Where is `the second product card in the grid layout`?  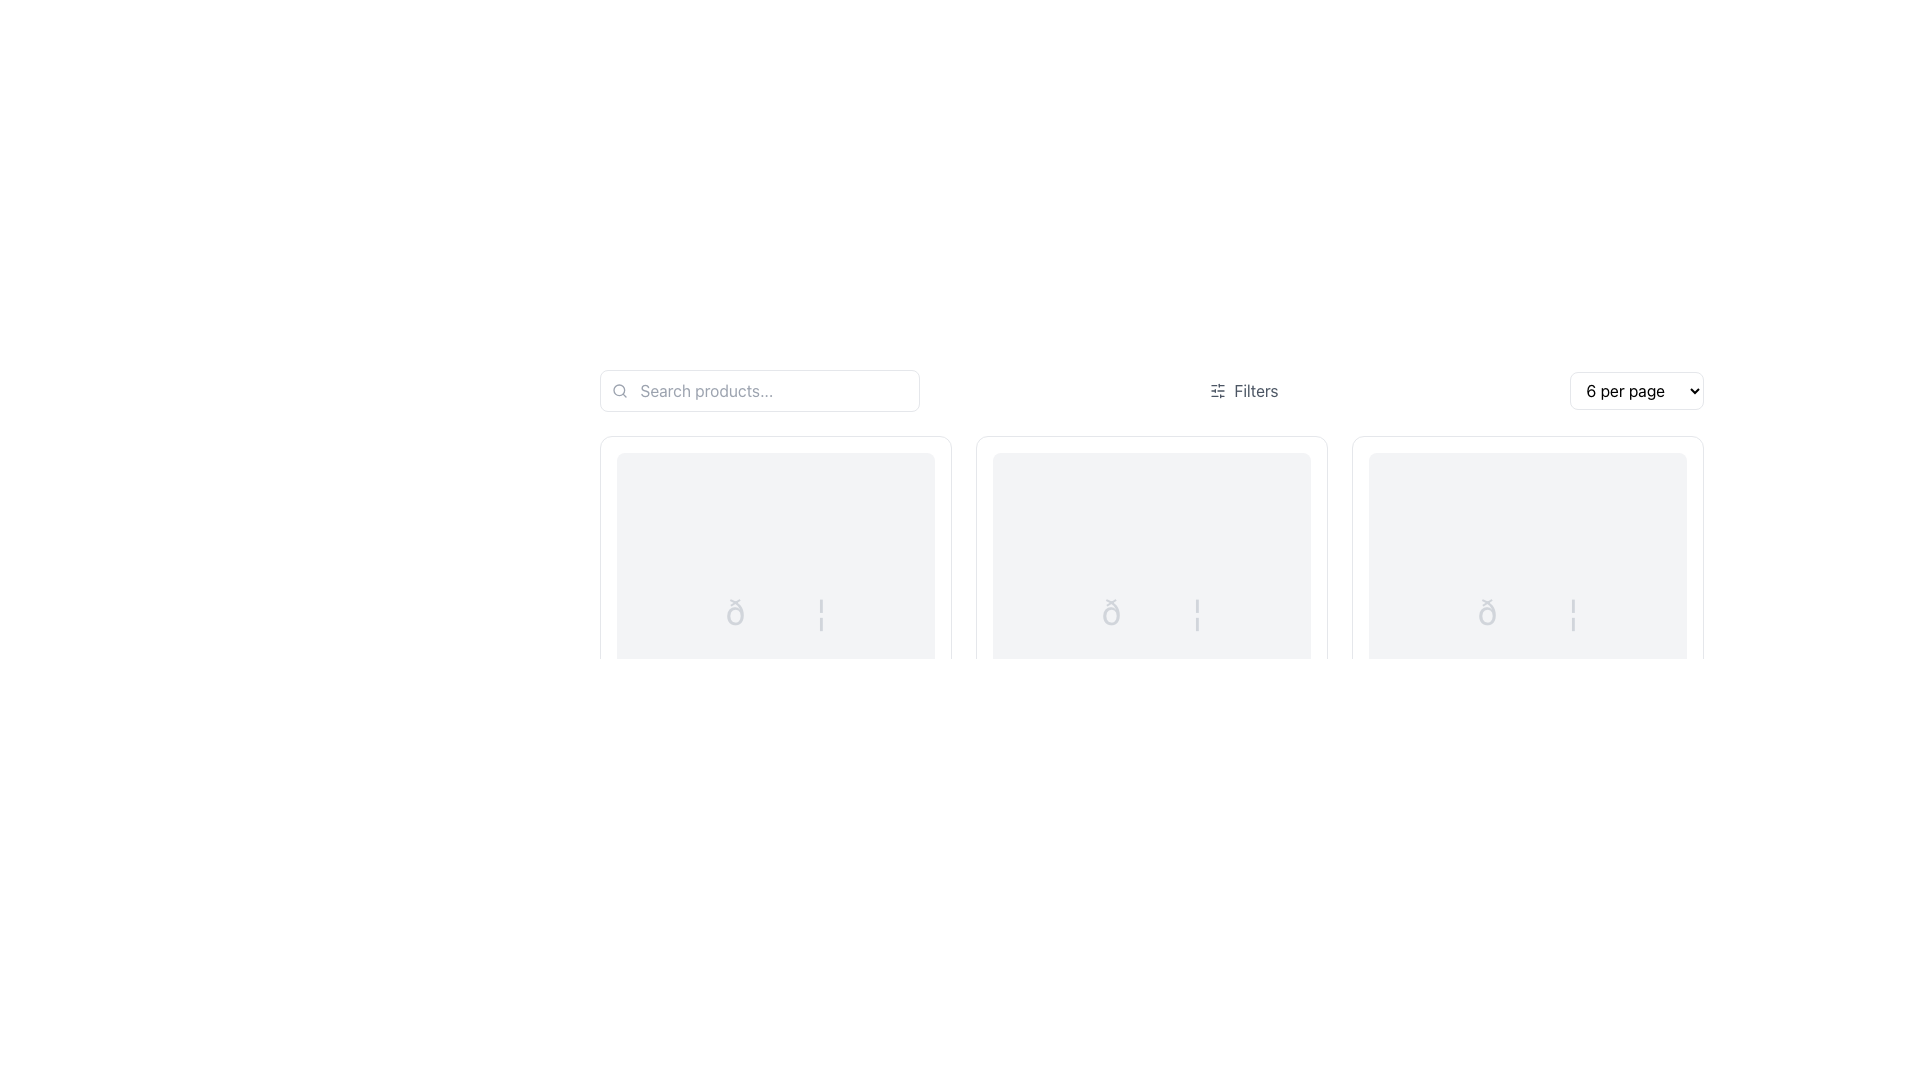 the second product card in the grid layout is located at coordinates (1151, 650).